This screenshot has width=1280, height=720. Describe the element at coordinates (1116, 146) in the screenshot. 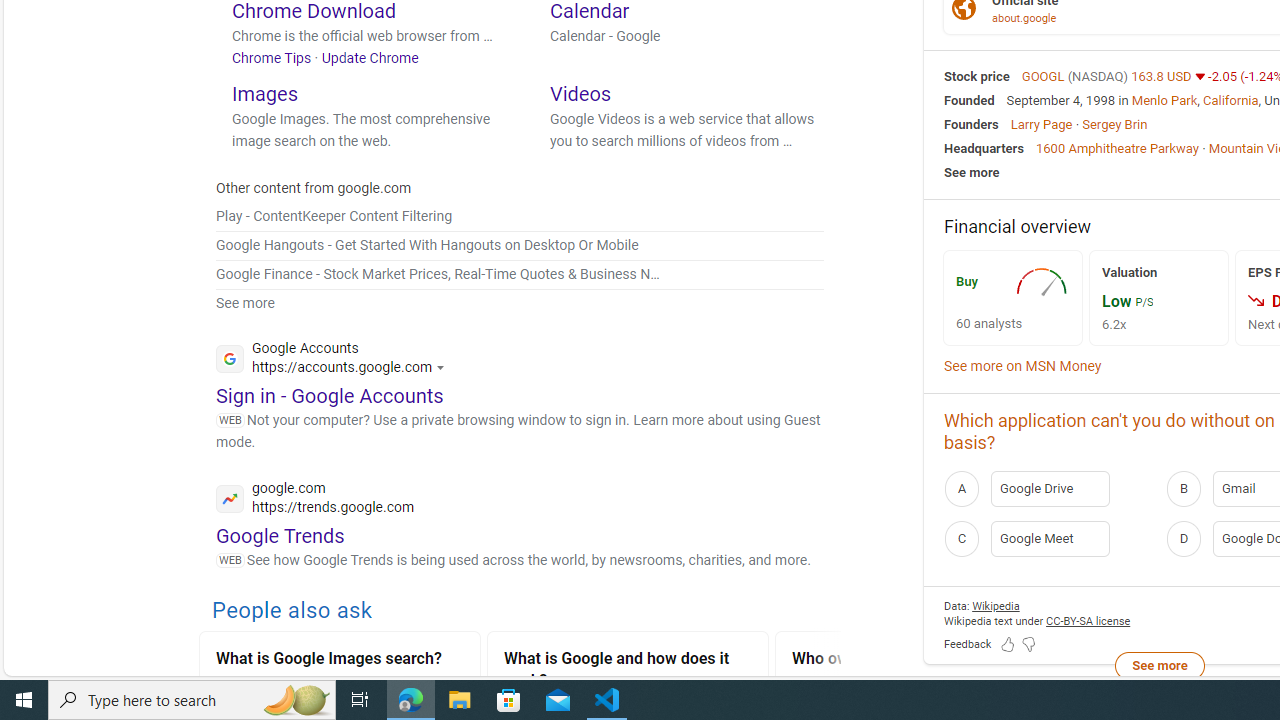

I see `'1600 Amphitheatre Parkway'` at that location.